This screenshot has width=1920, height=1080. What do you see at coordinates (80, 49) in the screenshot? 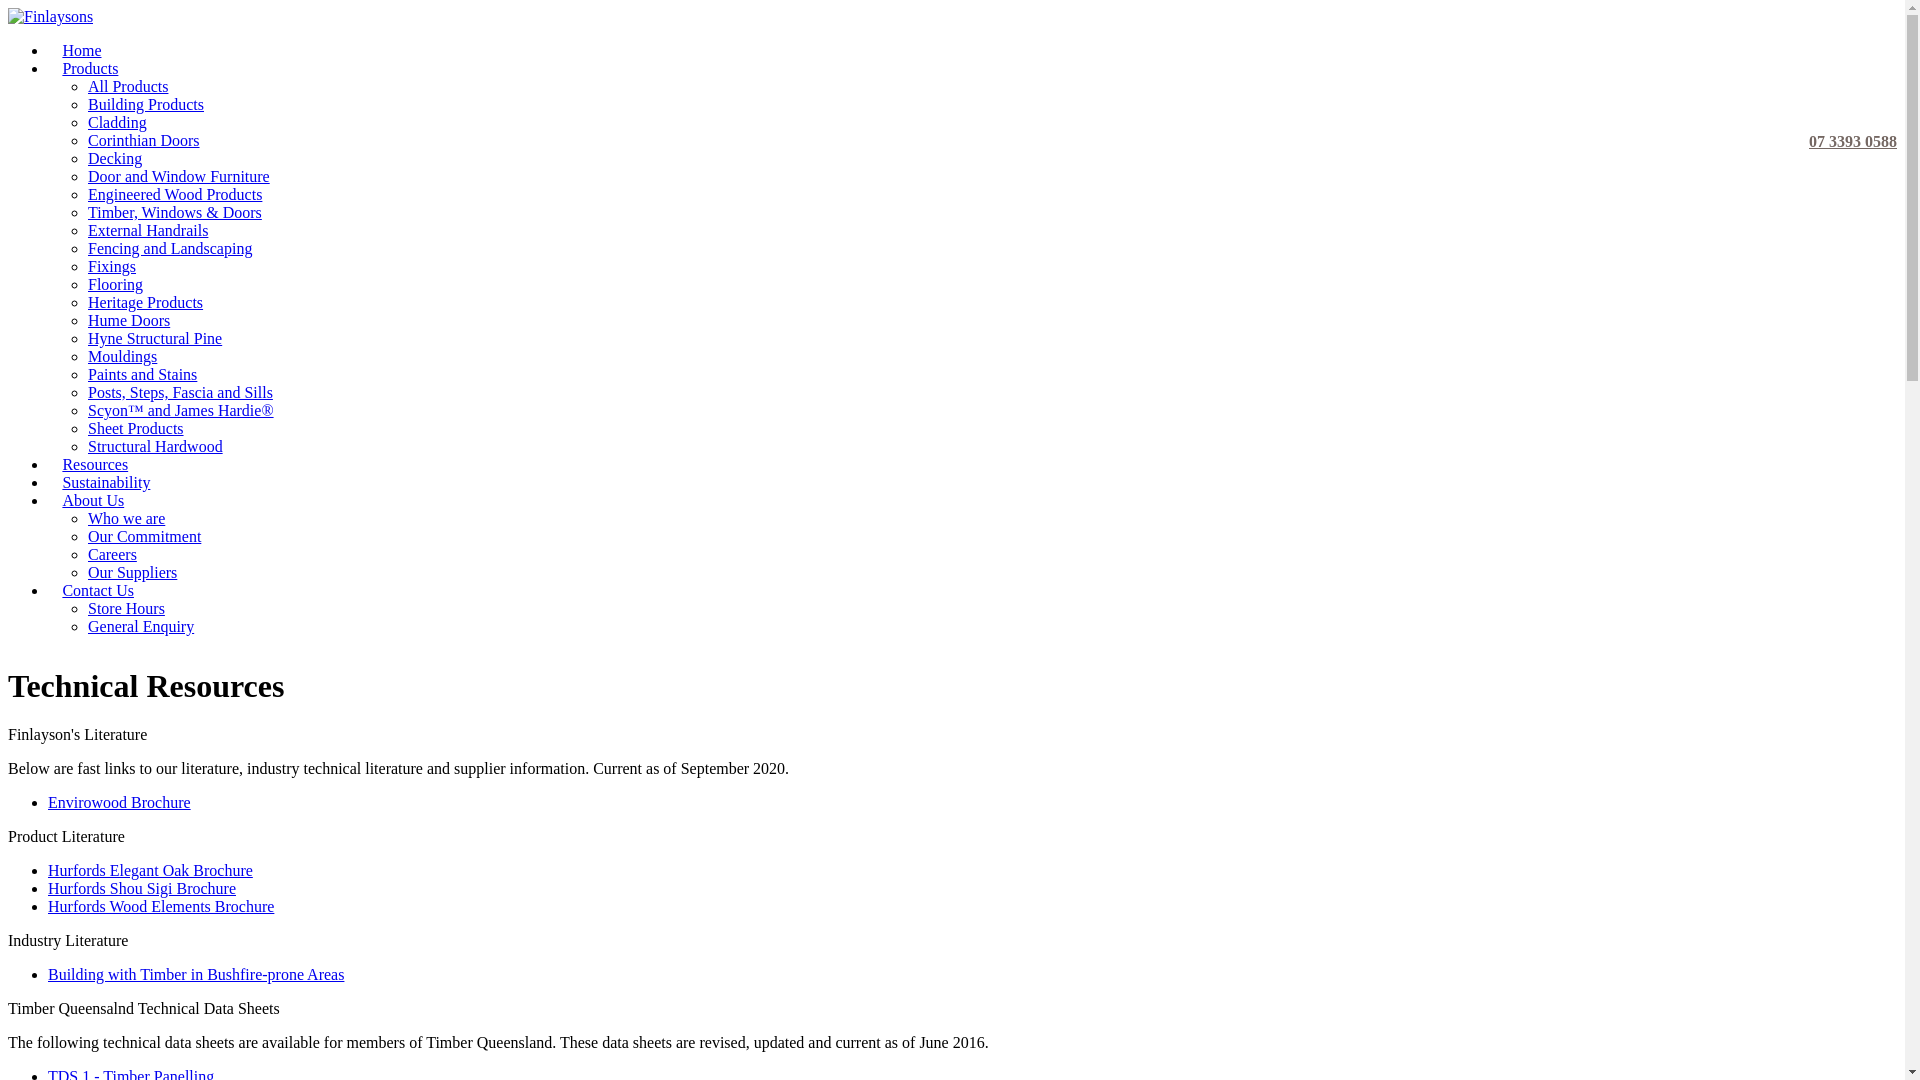
I see `'Home'` at bounding box center [80, 49].